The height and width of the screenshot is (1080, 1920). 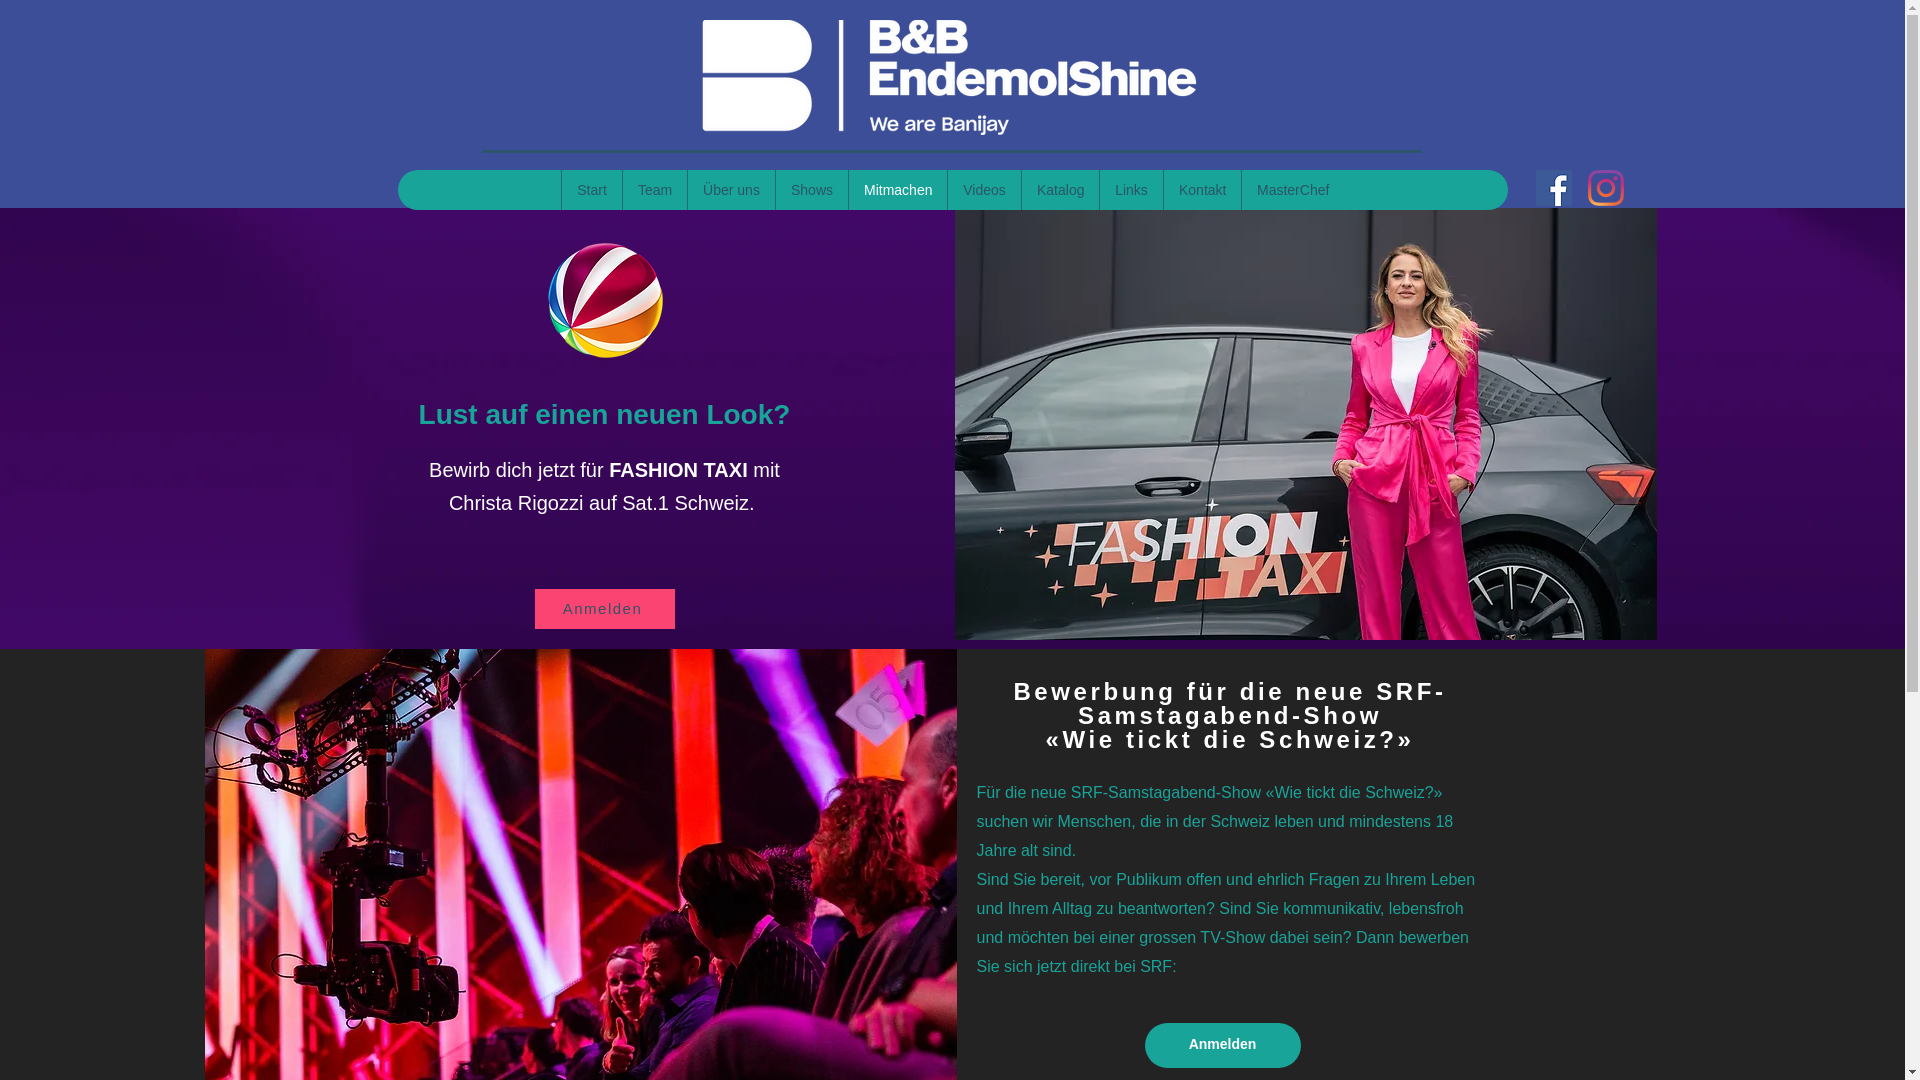 What do you see at coordinates (983, 189) in the screenshot?
I see `'Videos'` at bounding box center [983, 189].